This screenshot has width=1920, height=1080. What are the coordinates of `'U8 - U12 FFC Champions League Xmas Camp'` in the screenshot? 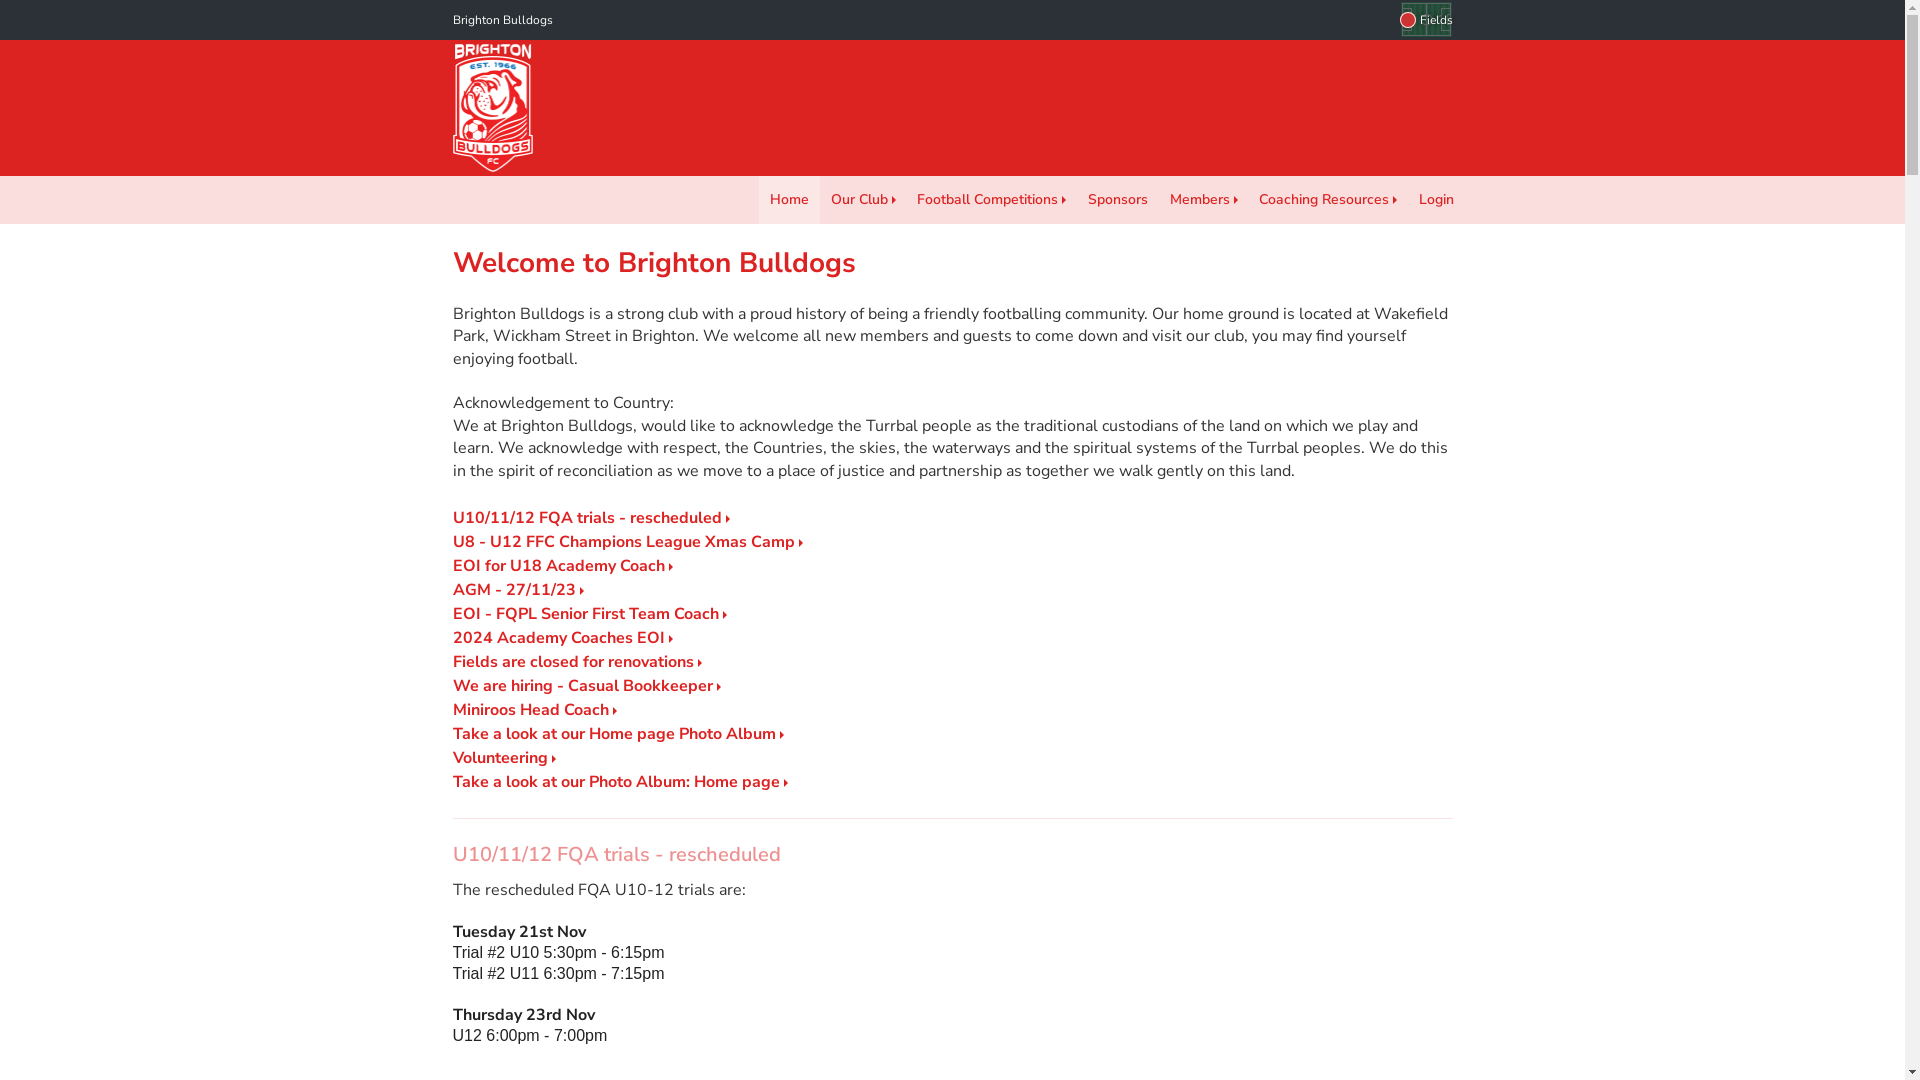 It's located at (626, 542).